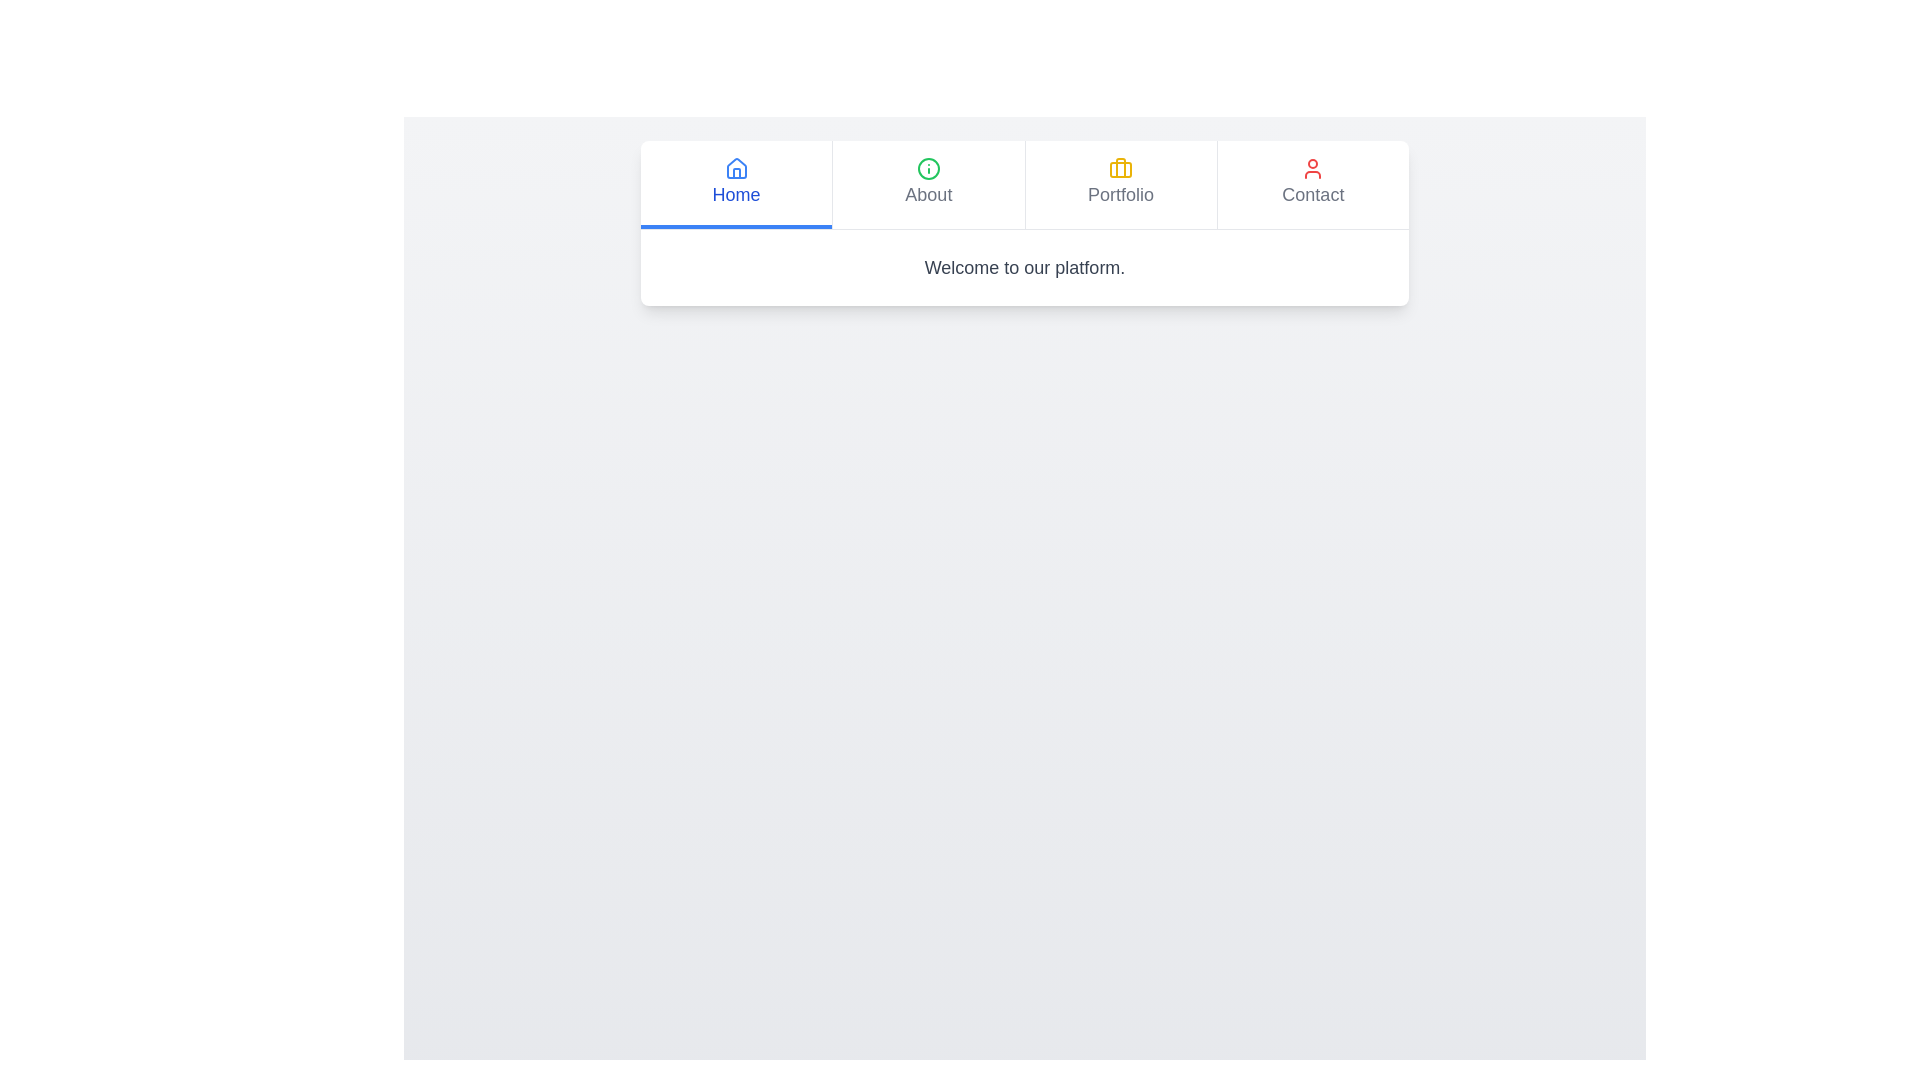 Image resolution: width=1920 pixels, height=1080 pixels. What do you see at coordinates (1312, 185) in the screenshot?
I see `the Contact tab in the KnowledgeTabs component` at bounding box center [1312, 185].